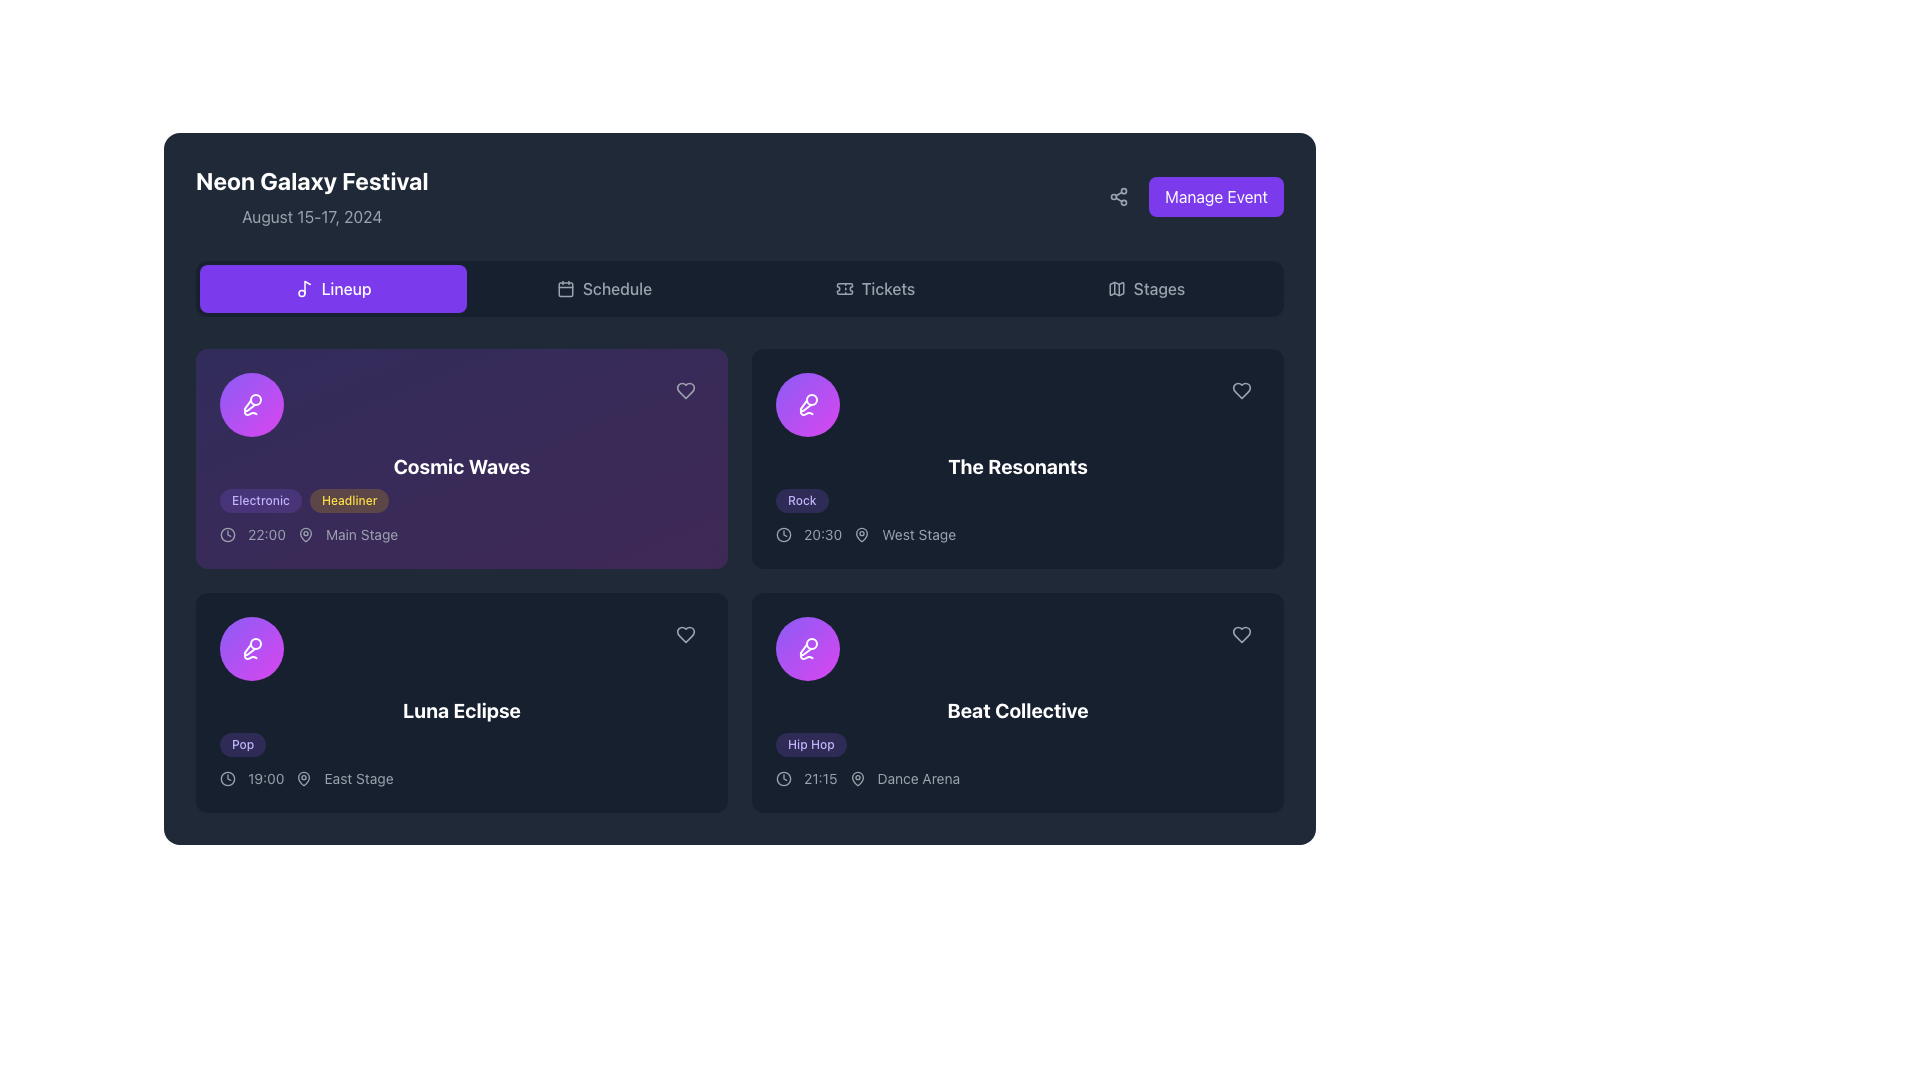 This screenshot has width=1920, height=1080. I want to click on the microphone icon with a white stroke on a purple circular background, located in the left circular icon of the 'Cosmic Waves' event card, so click(251, 648).